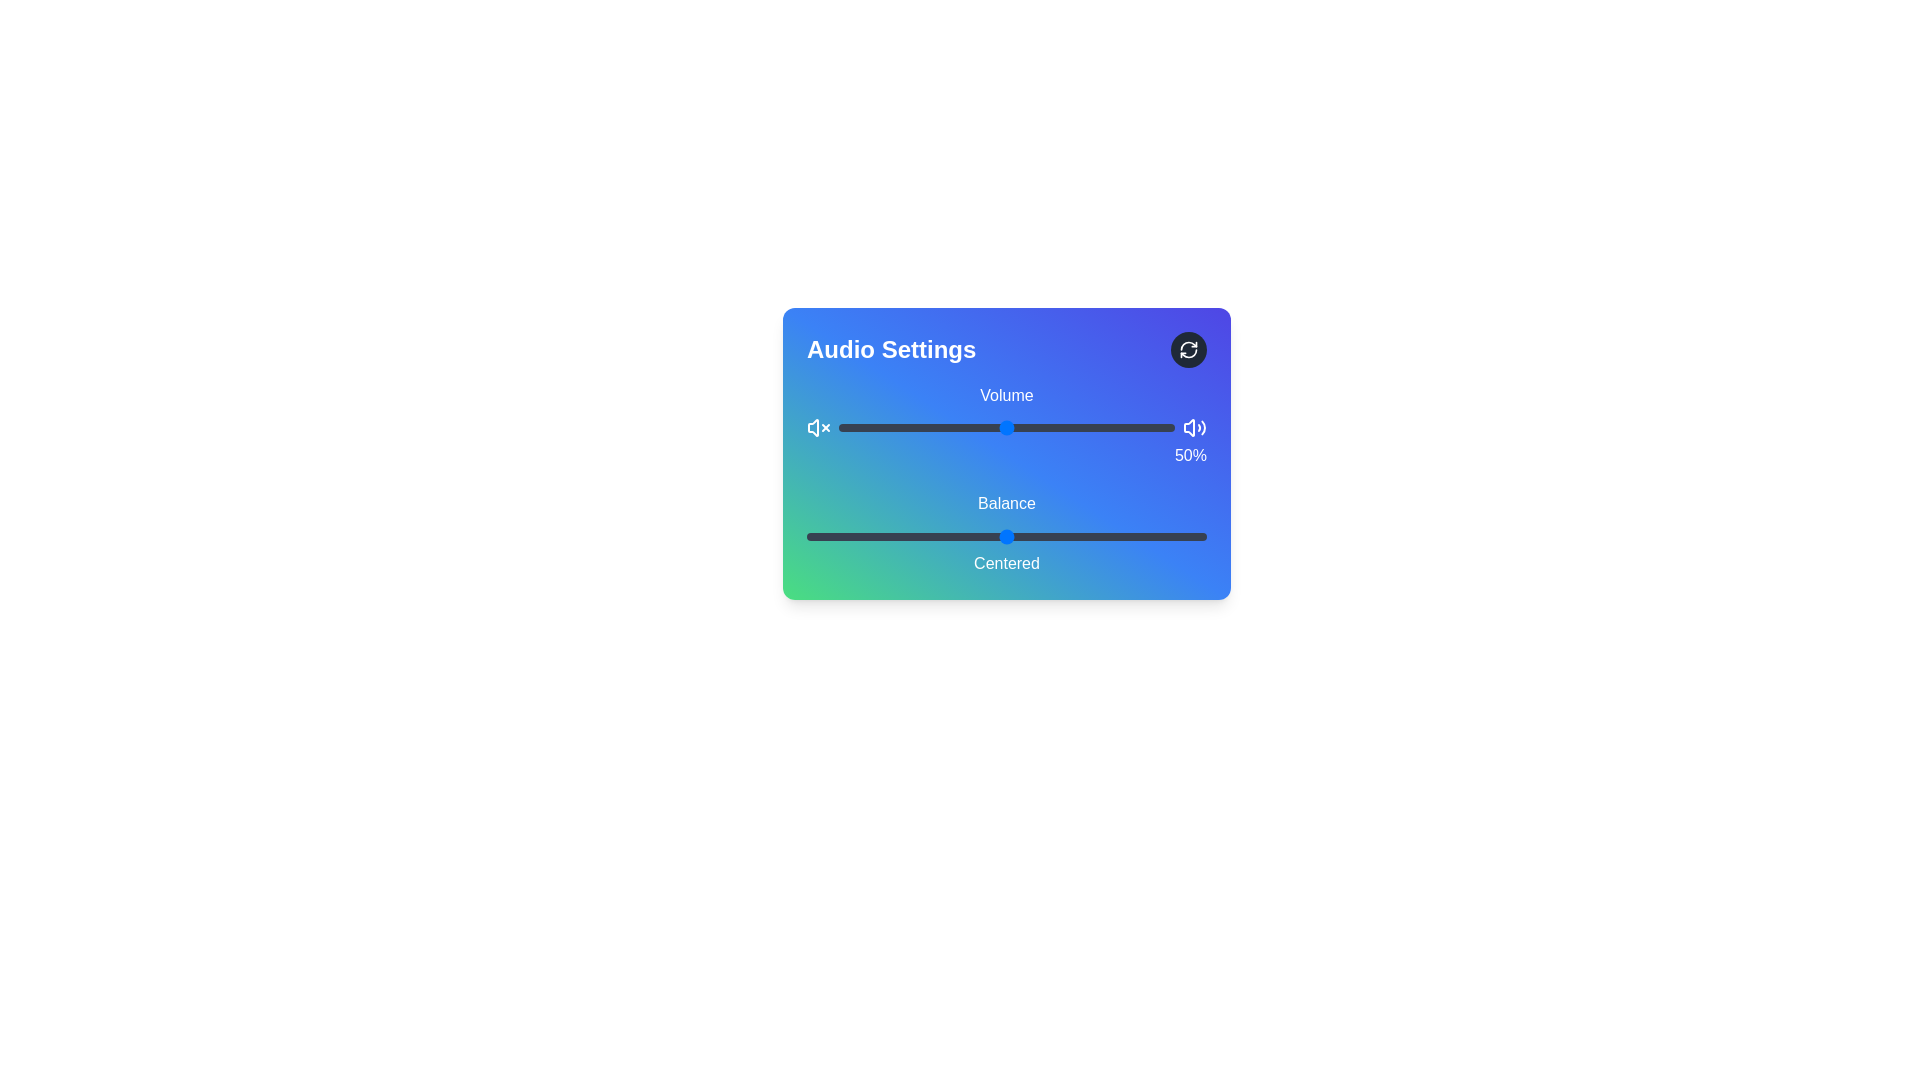 This screenshot has height=1080, width=1920. Describe the element at coordinates (1155, 535) in the screenshot. I see `the balance` at that location.